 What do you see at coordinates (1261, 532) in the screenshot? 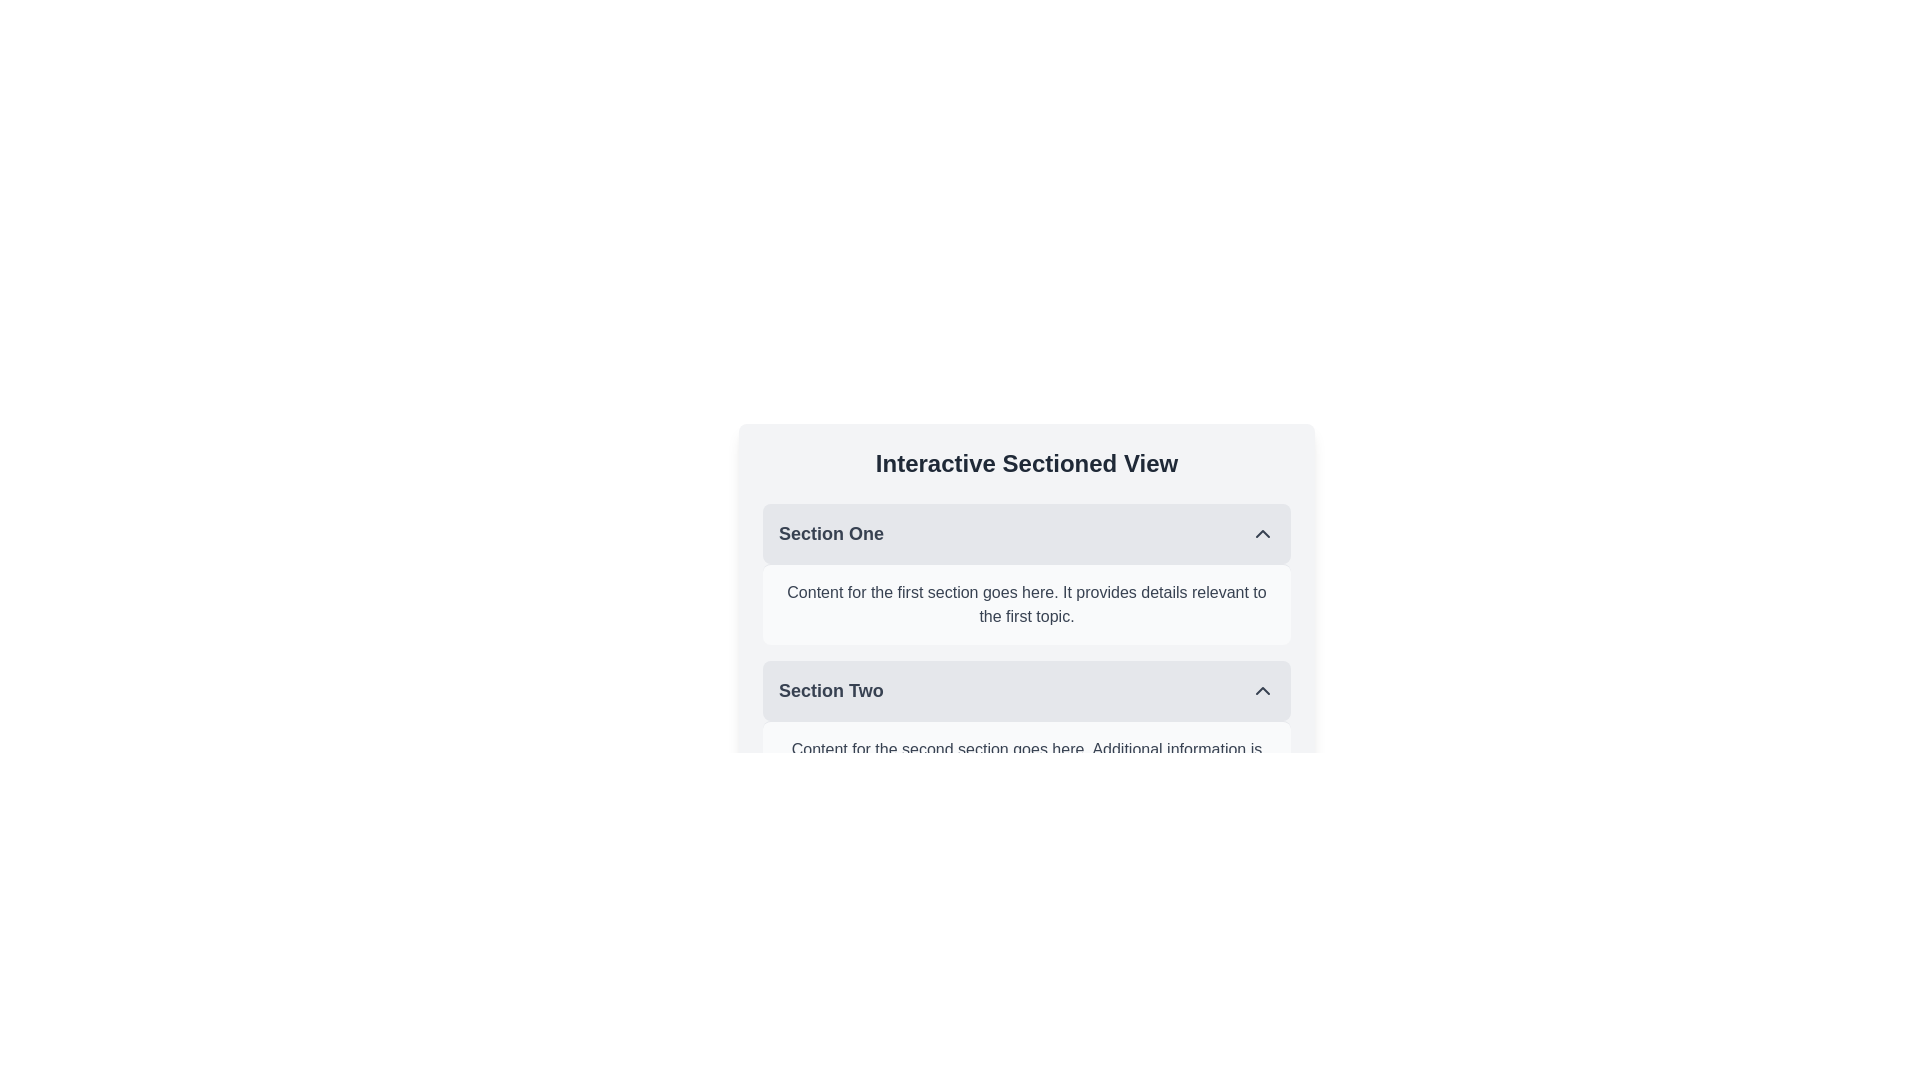
I see `the upward-pointing chevron icon located to the far right of the header labeled 'Section One'` at bounding box center [1261, 532].